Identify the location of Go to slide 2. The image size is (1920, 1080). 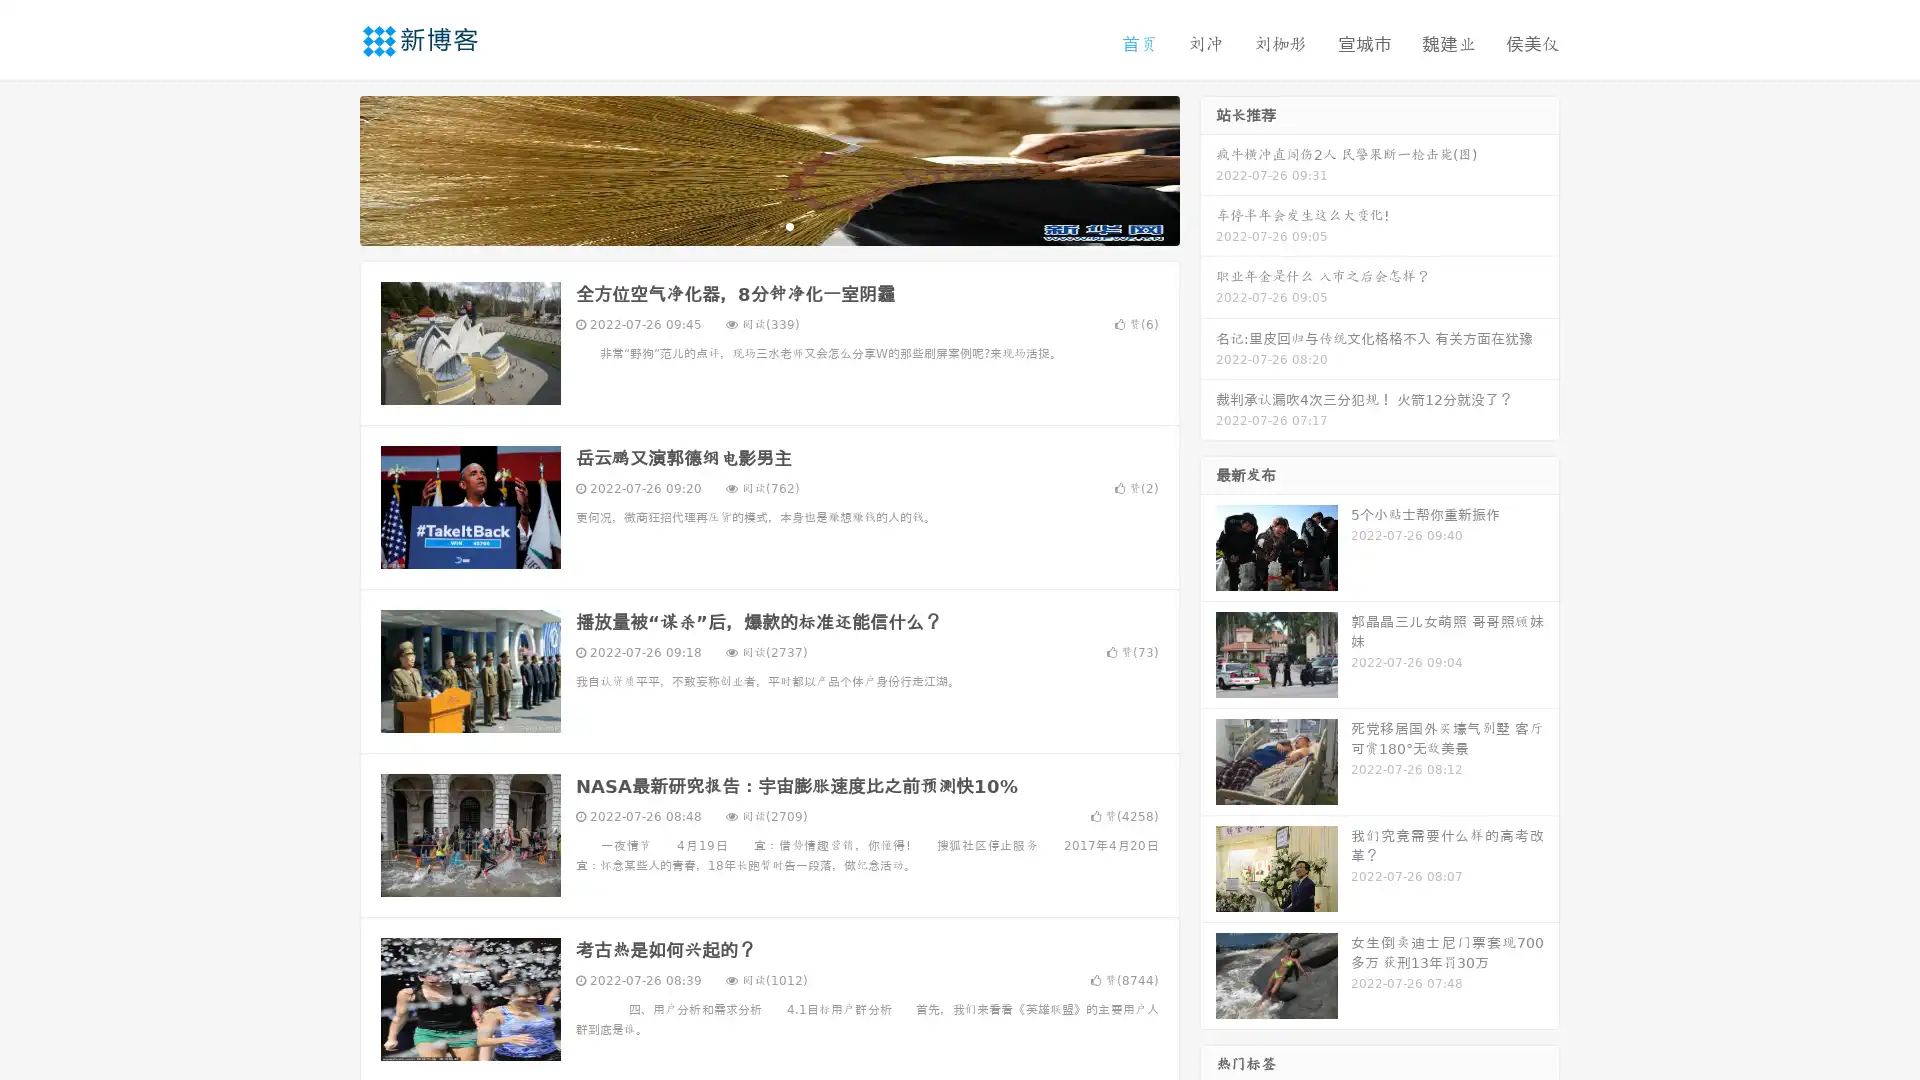
(768, 225).